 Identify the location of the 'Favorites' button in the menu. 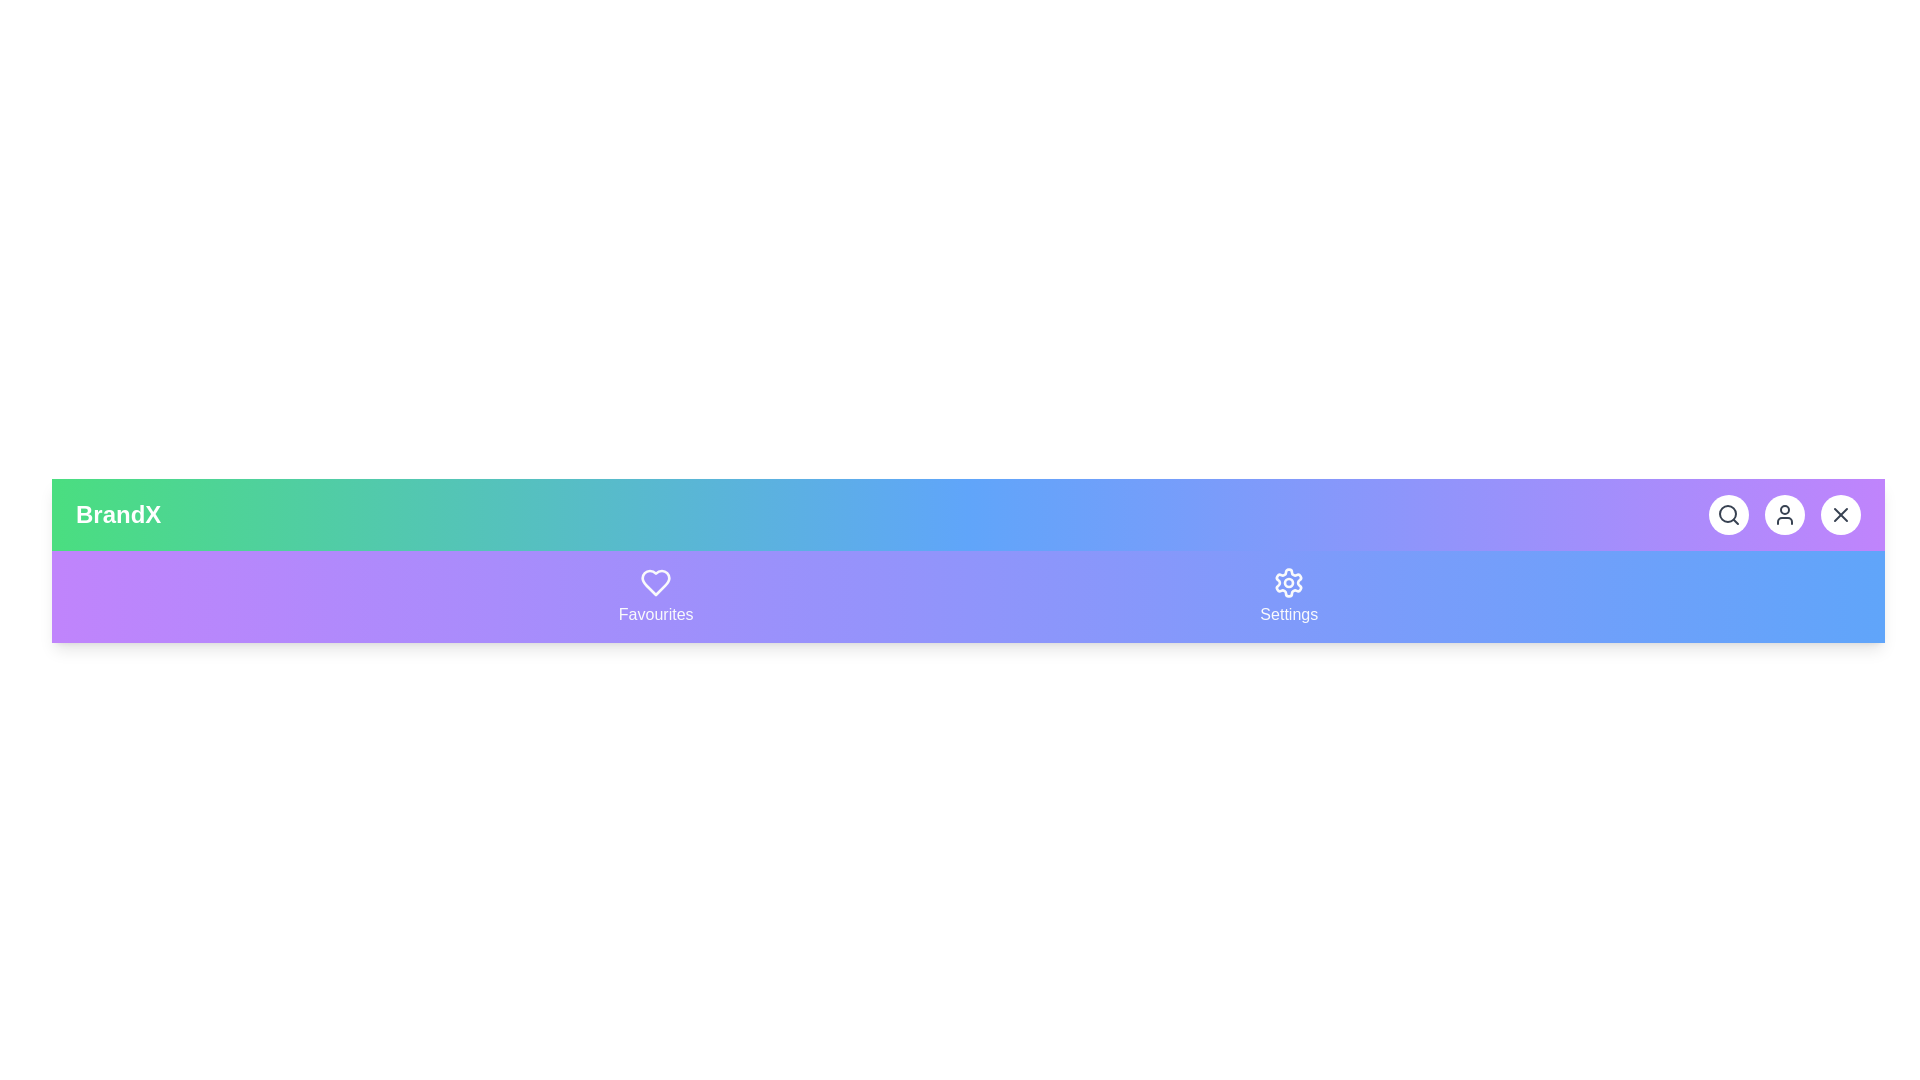
(656, 596).